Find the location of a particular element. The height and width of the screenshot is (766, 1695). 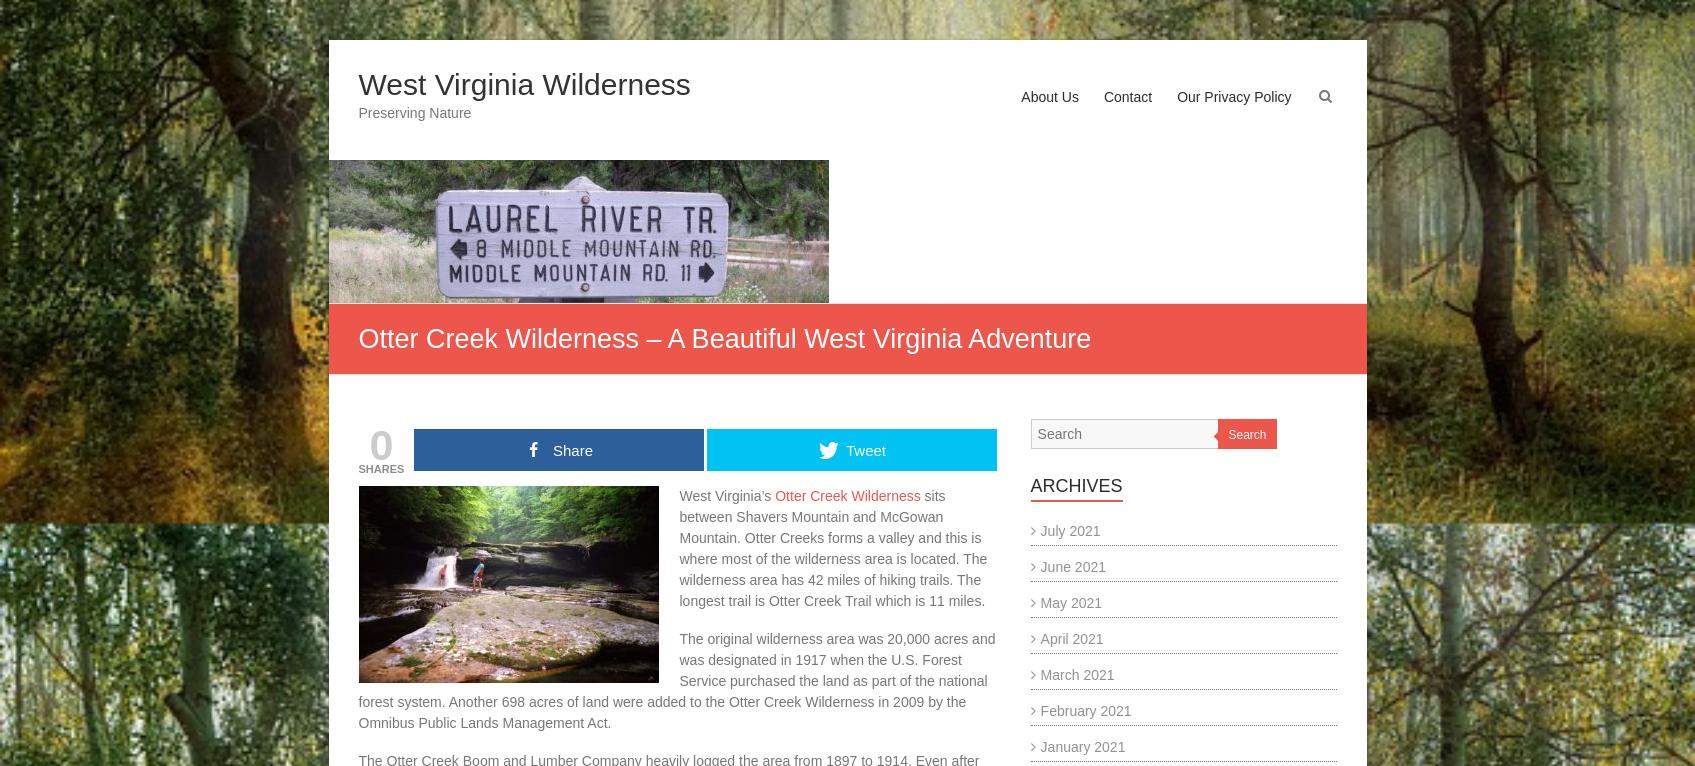

'April 2021' is located at coordinates (1071, 637).